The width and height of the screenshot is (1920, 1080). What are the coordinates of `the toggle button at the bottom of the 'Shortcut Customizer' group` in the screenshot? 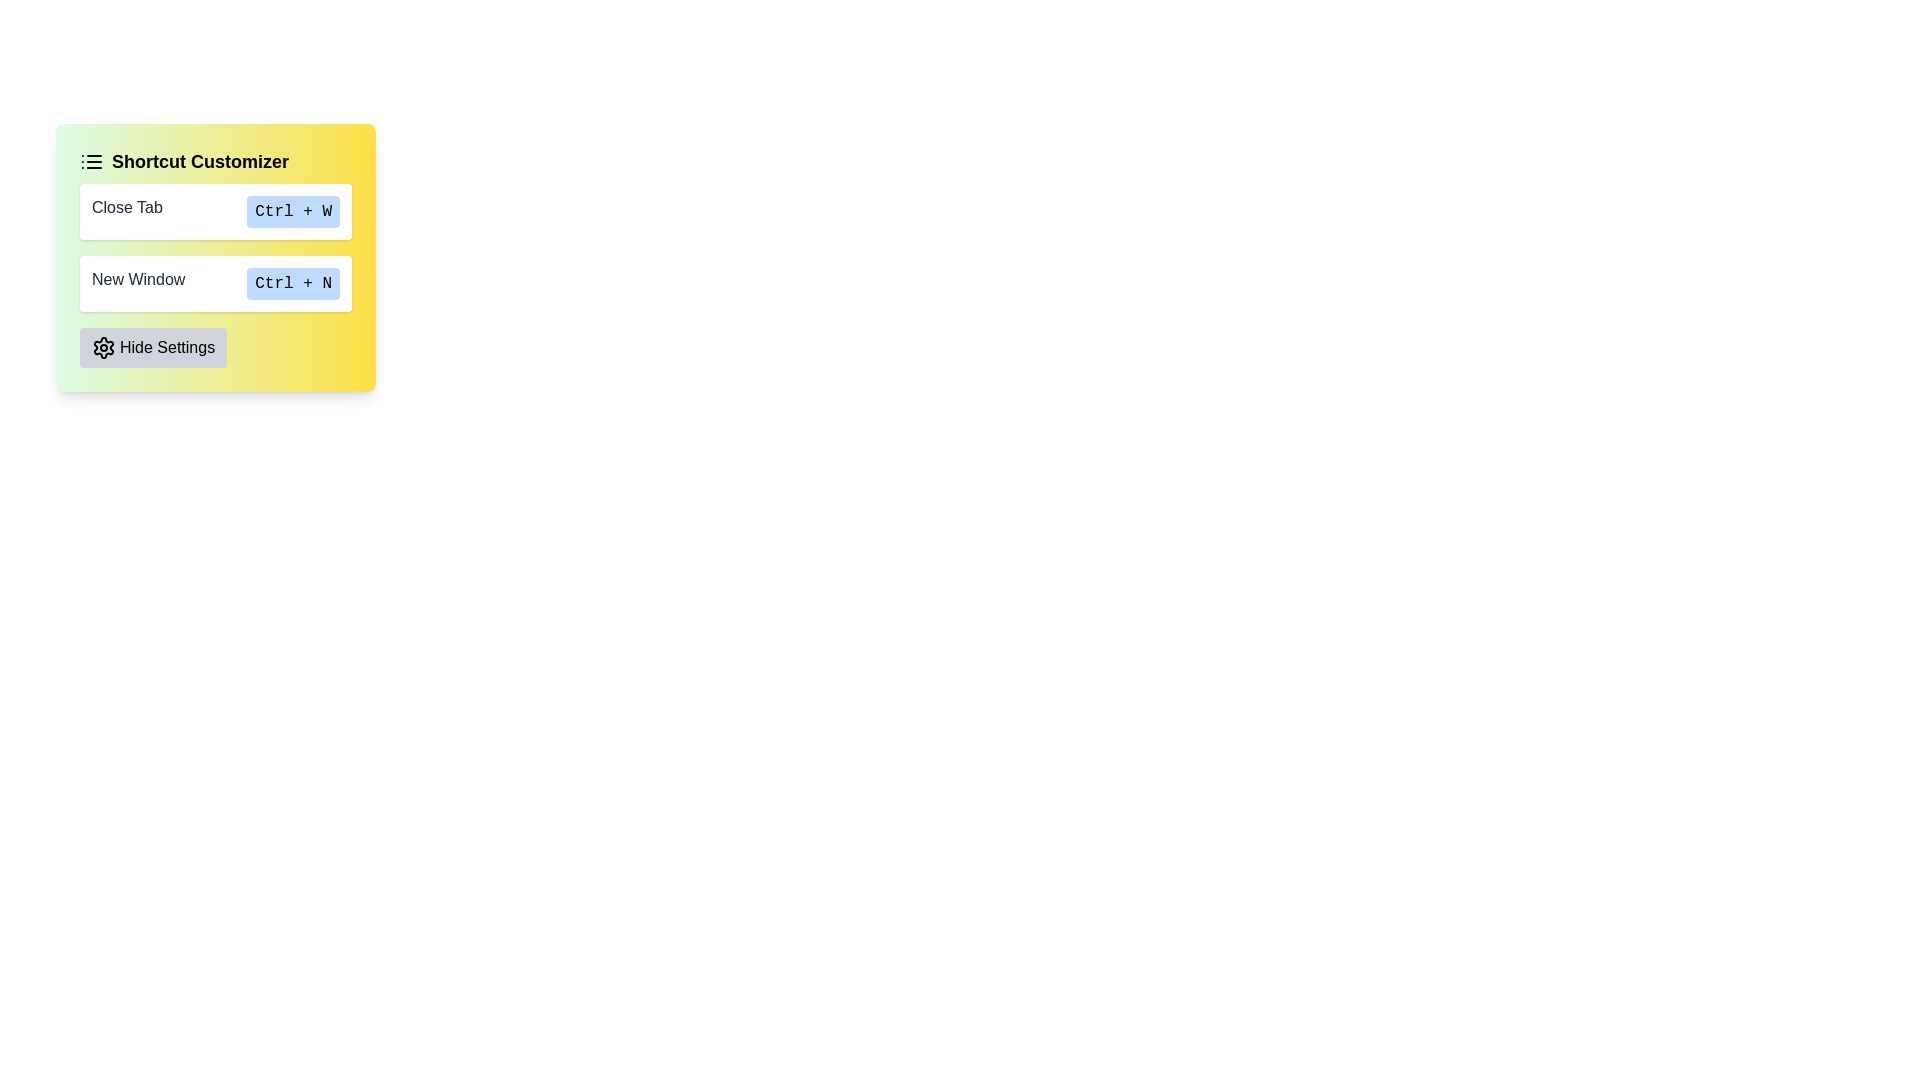 It's located at (216, 346).